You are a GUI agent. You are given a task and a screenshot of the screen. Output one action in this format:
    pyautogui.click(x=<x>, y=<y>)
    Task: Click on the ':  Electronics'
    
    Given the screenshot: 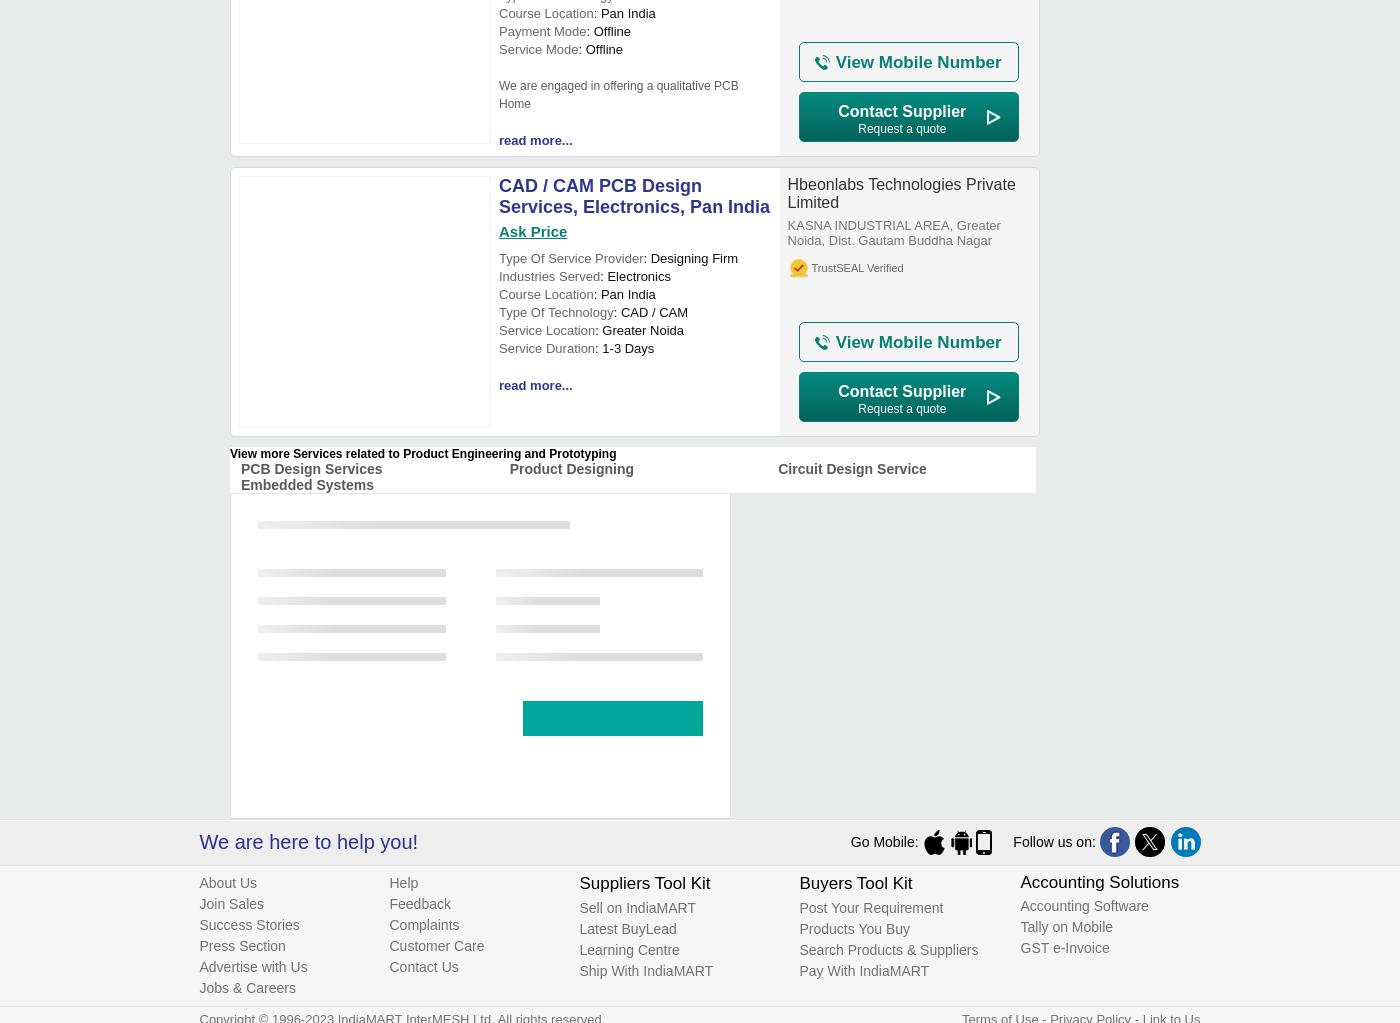 What is the action you would take?
    pyautogui.click(x=635, y=275)
    